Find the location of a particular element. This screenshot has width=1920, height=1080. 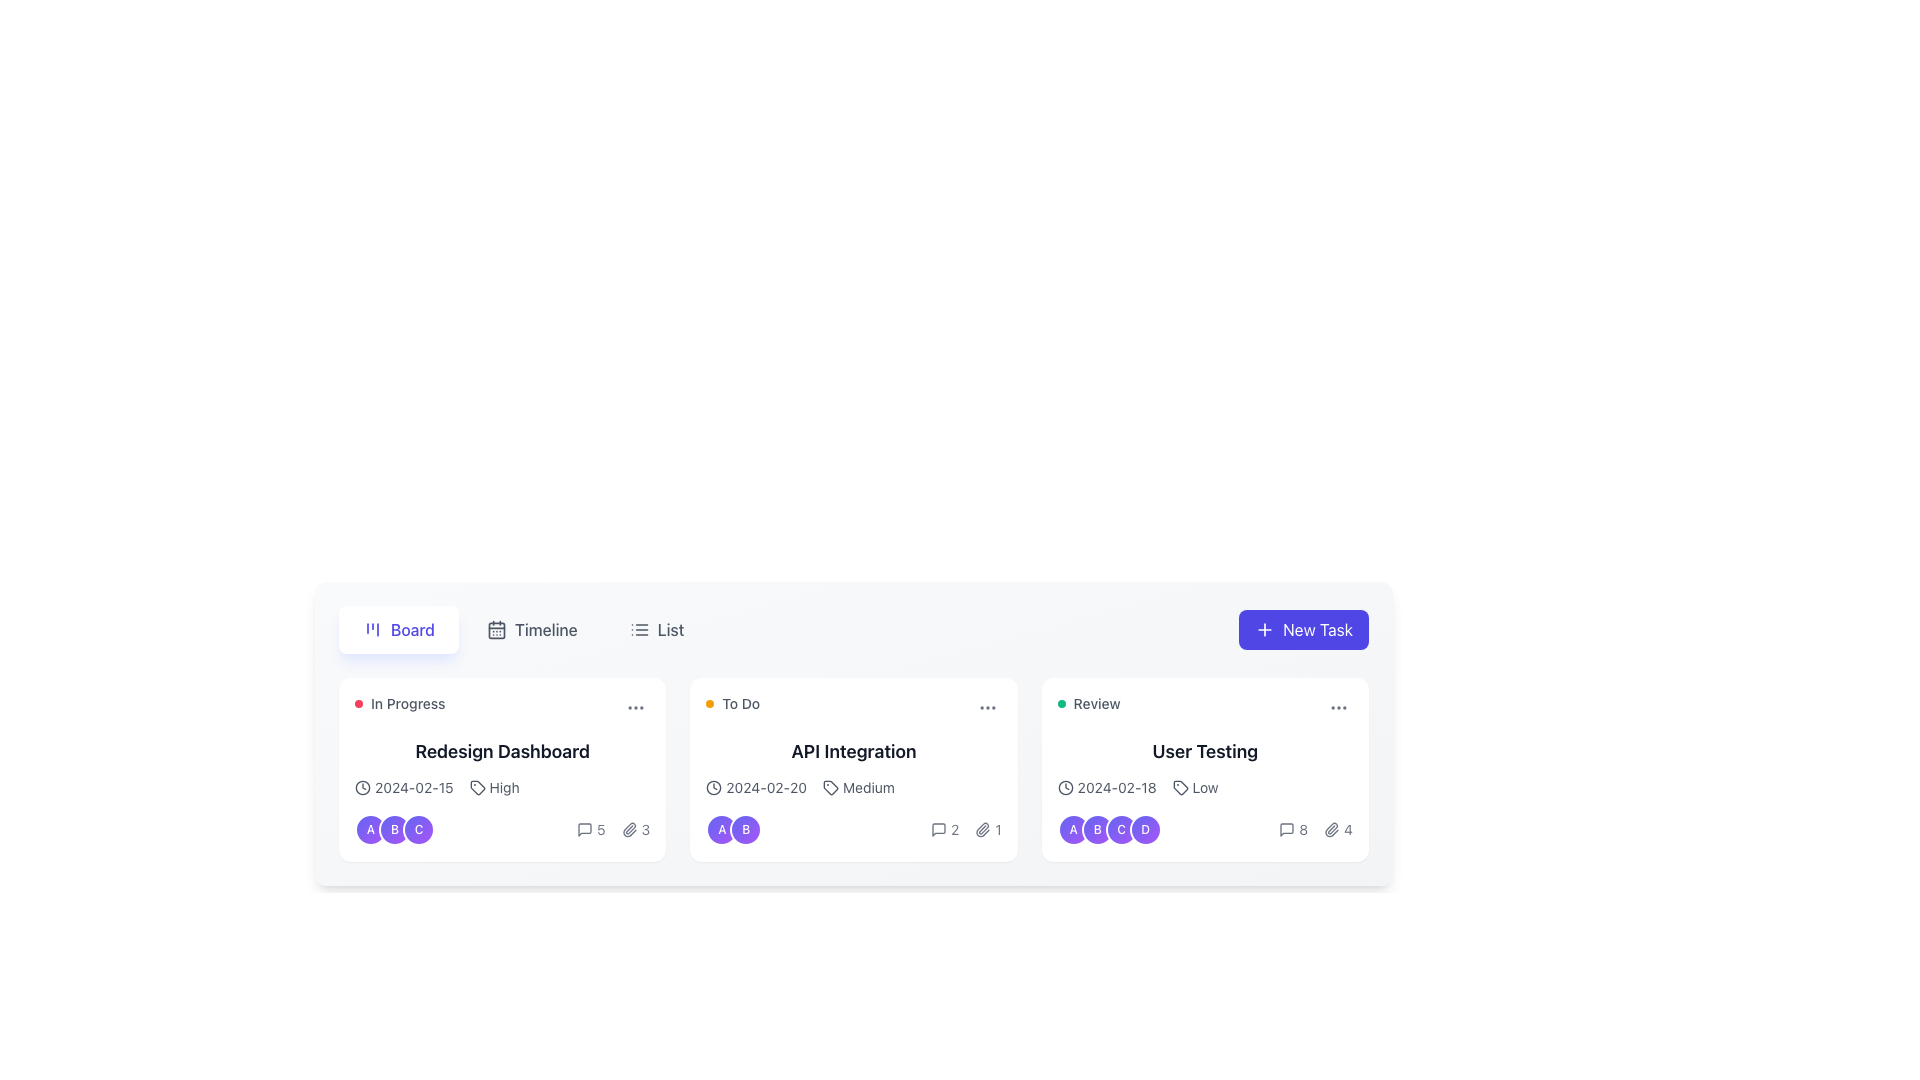

the comment icon located in the bottom-right corner of the 'Redesign Dashboard' task card is located at coordinates (584, 829).